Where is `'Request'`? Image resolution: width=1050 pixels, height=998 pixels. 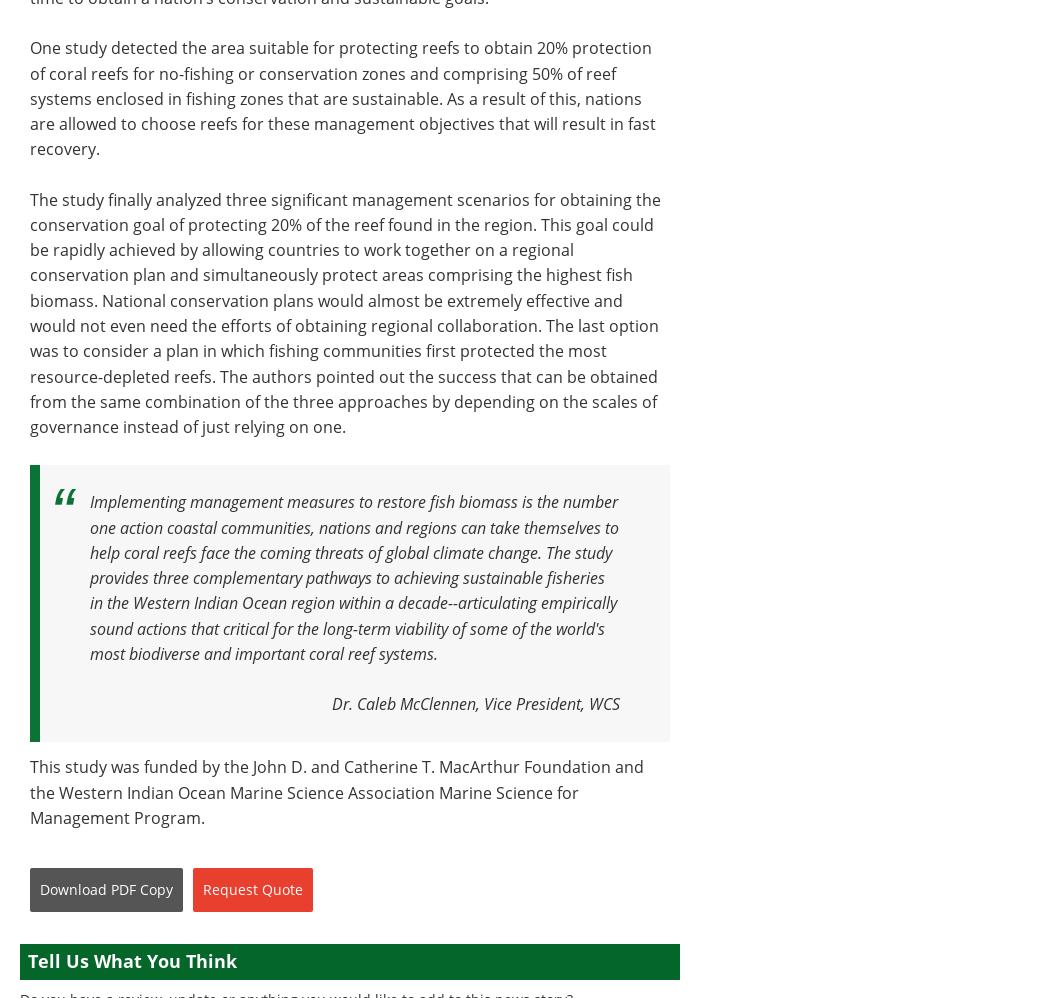 'Request' is located at coordinates (230, 887).